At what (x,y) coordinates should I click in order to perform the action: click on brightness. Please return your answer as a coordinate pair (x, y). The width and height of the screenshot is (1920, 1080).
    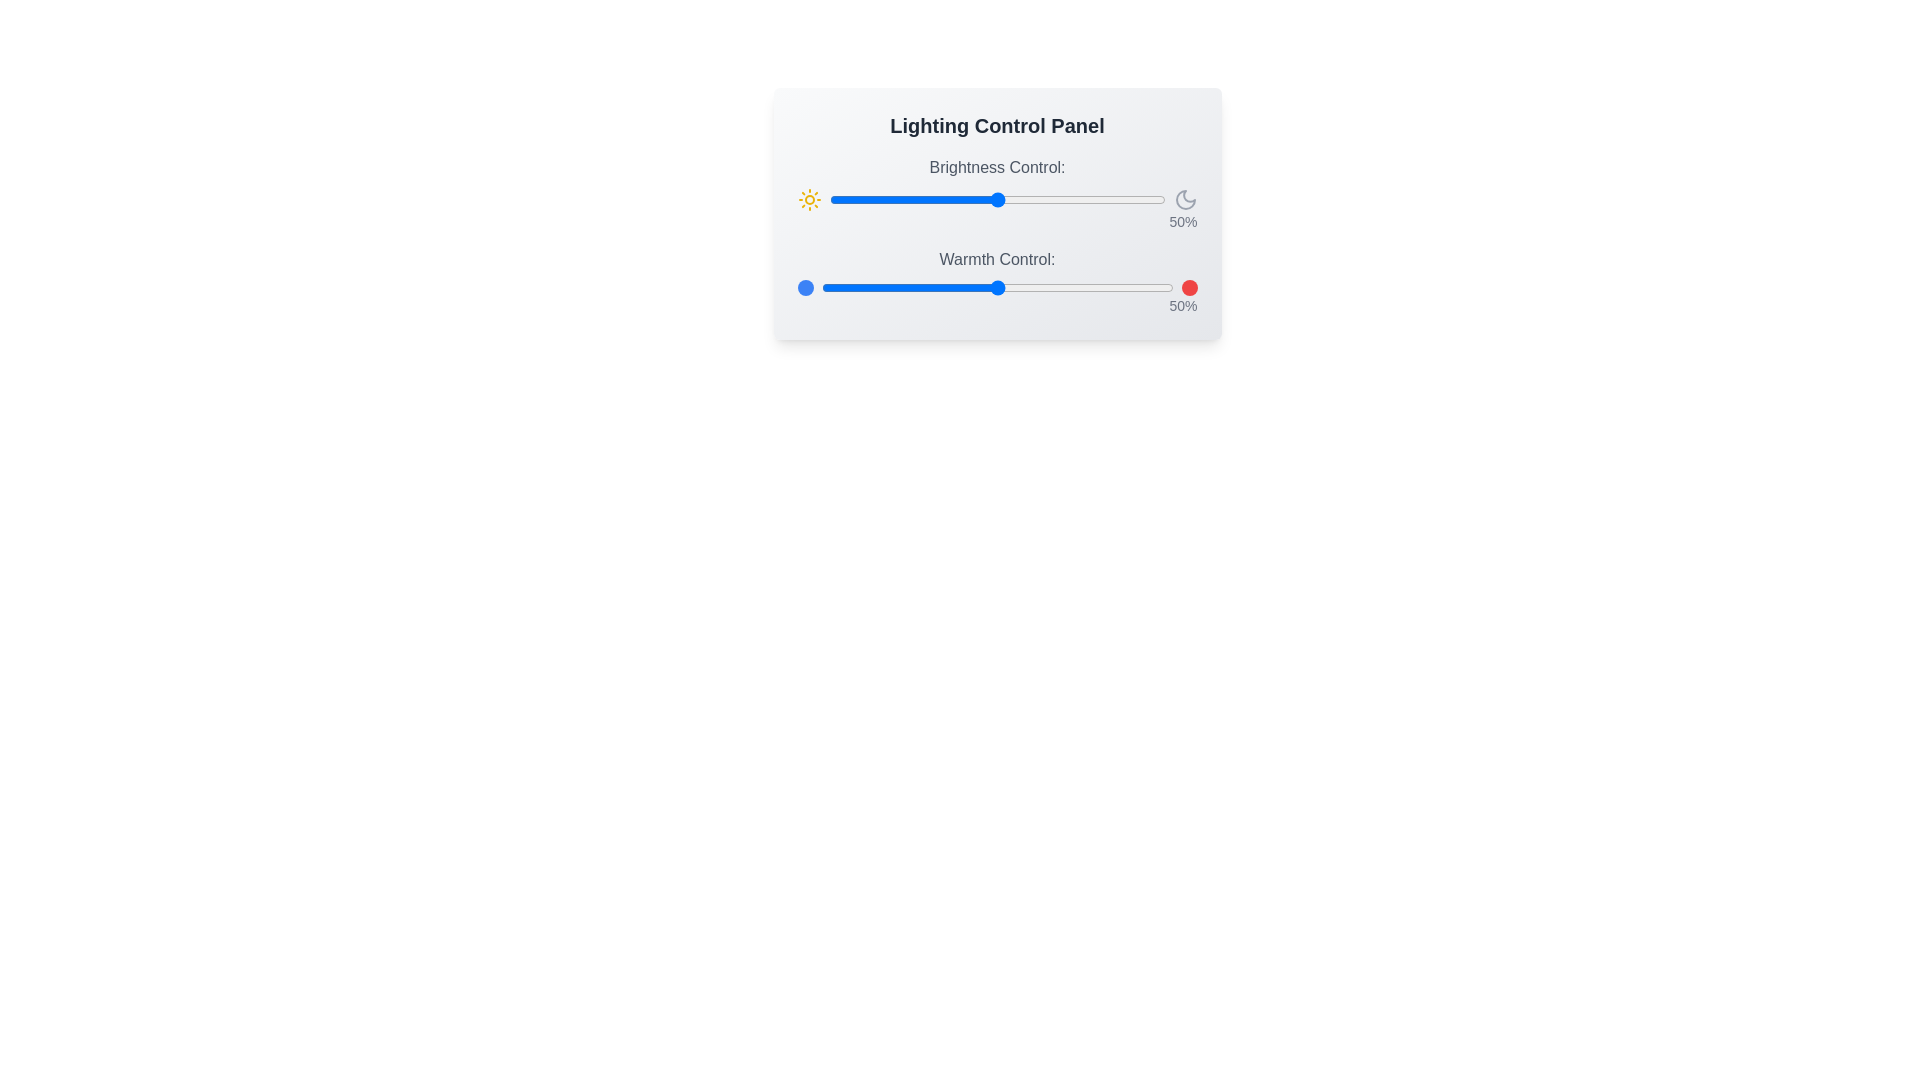
    Looking at the image, I should click on (925, 200).